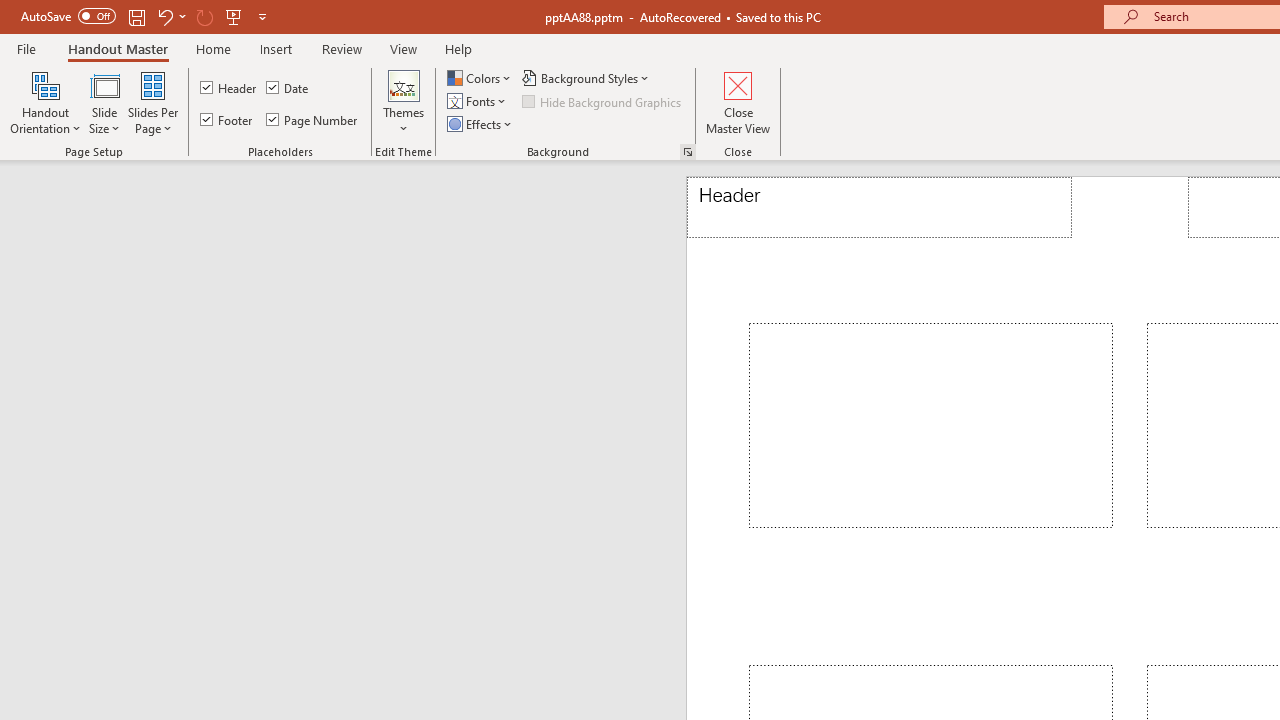  What do you see at coordinates (311, 119) in the screenshot?
I see `'Page Number'` at bounding box center [311, 119].